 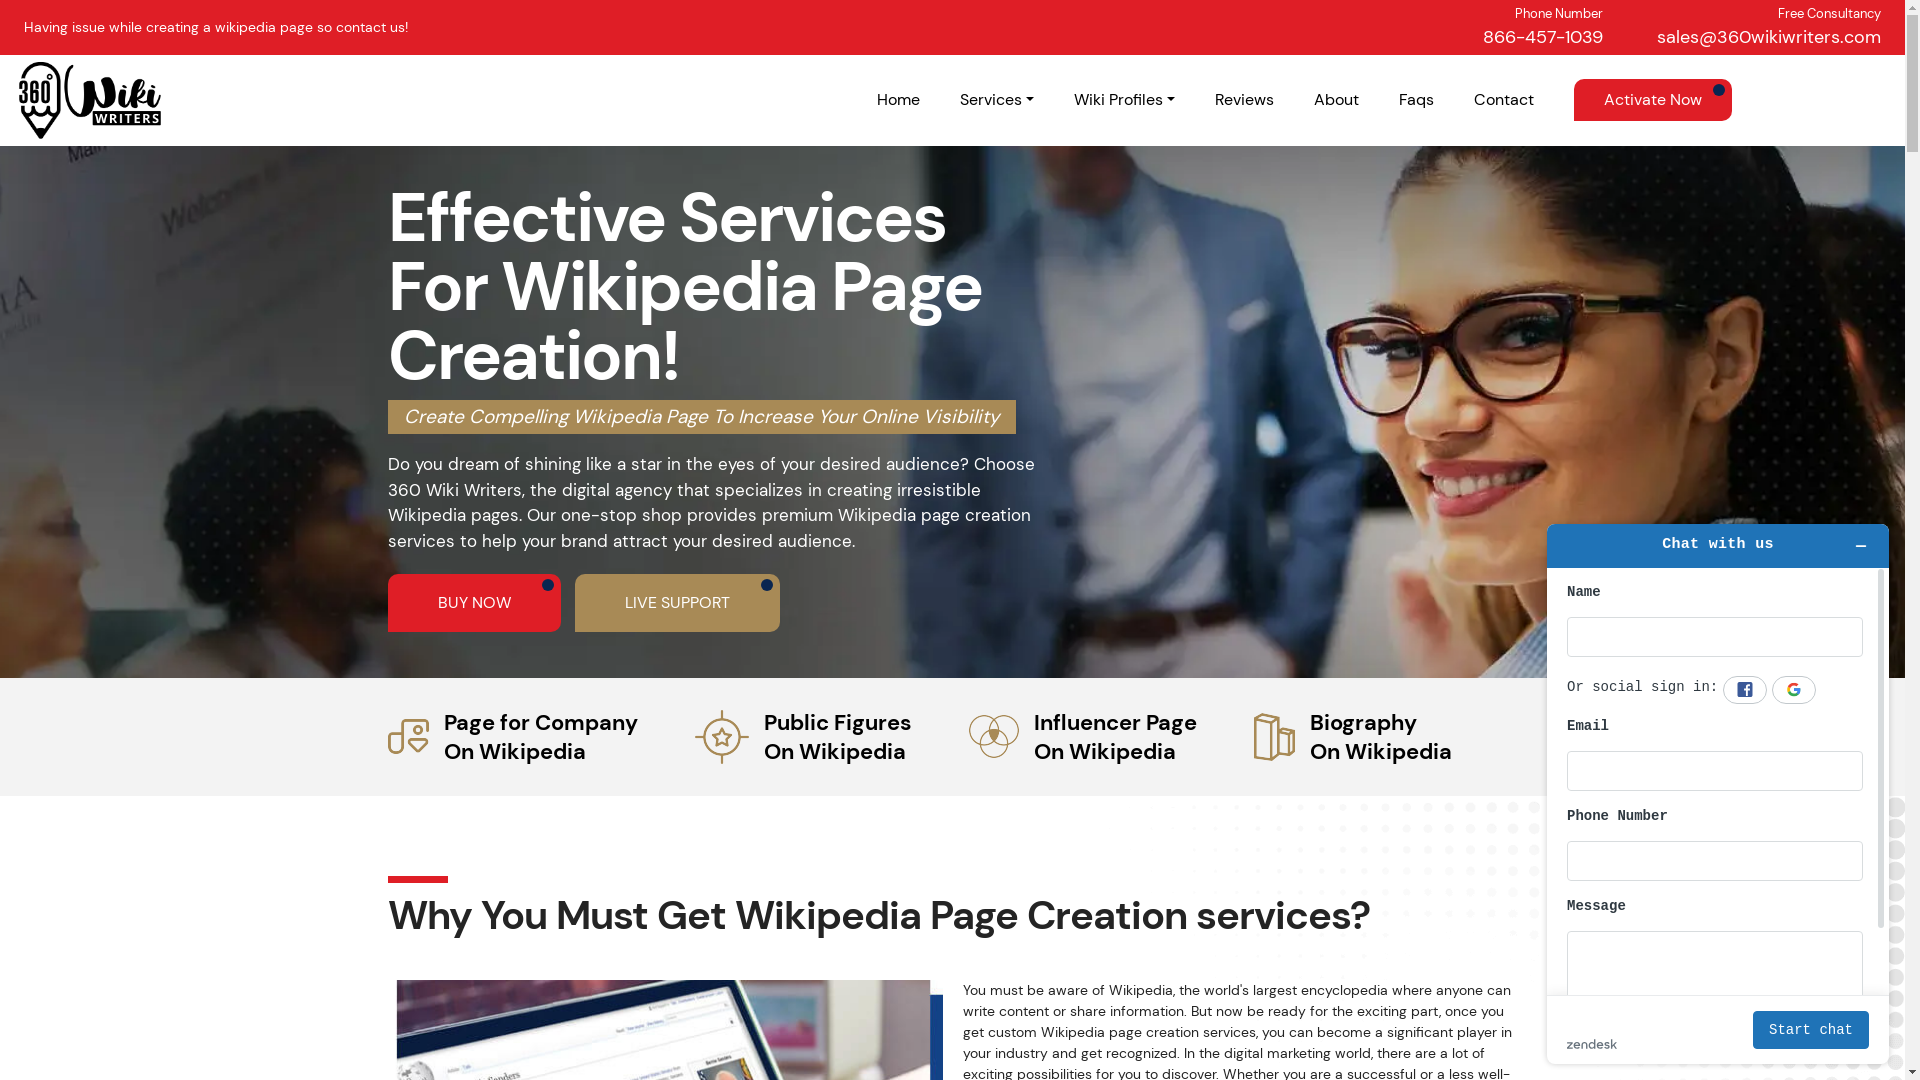 What do you see at coordinates (1415, 99) in the screenshot?
I see `'Faqs'` at bounding box center [1415, 99].